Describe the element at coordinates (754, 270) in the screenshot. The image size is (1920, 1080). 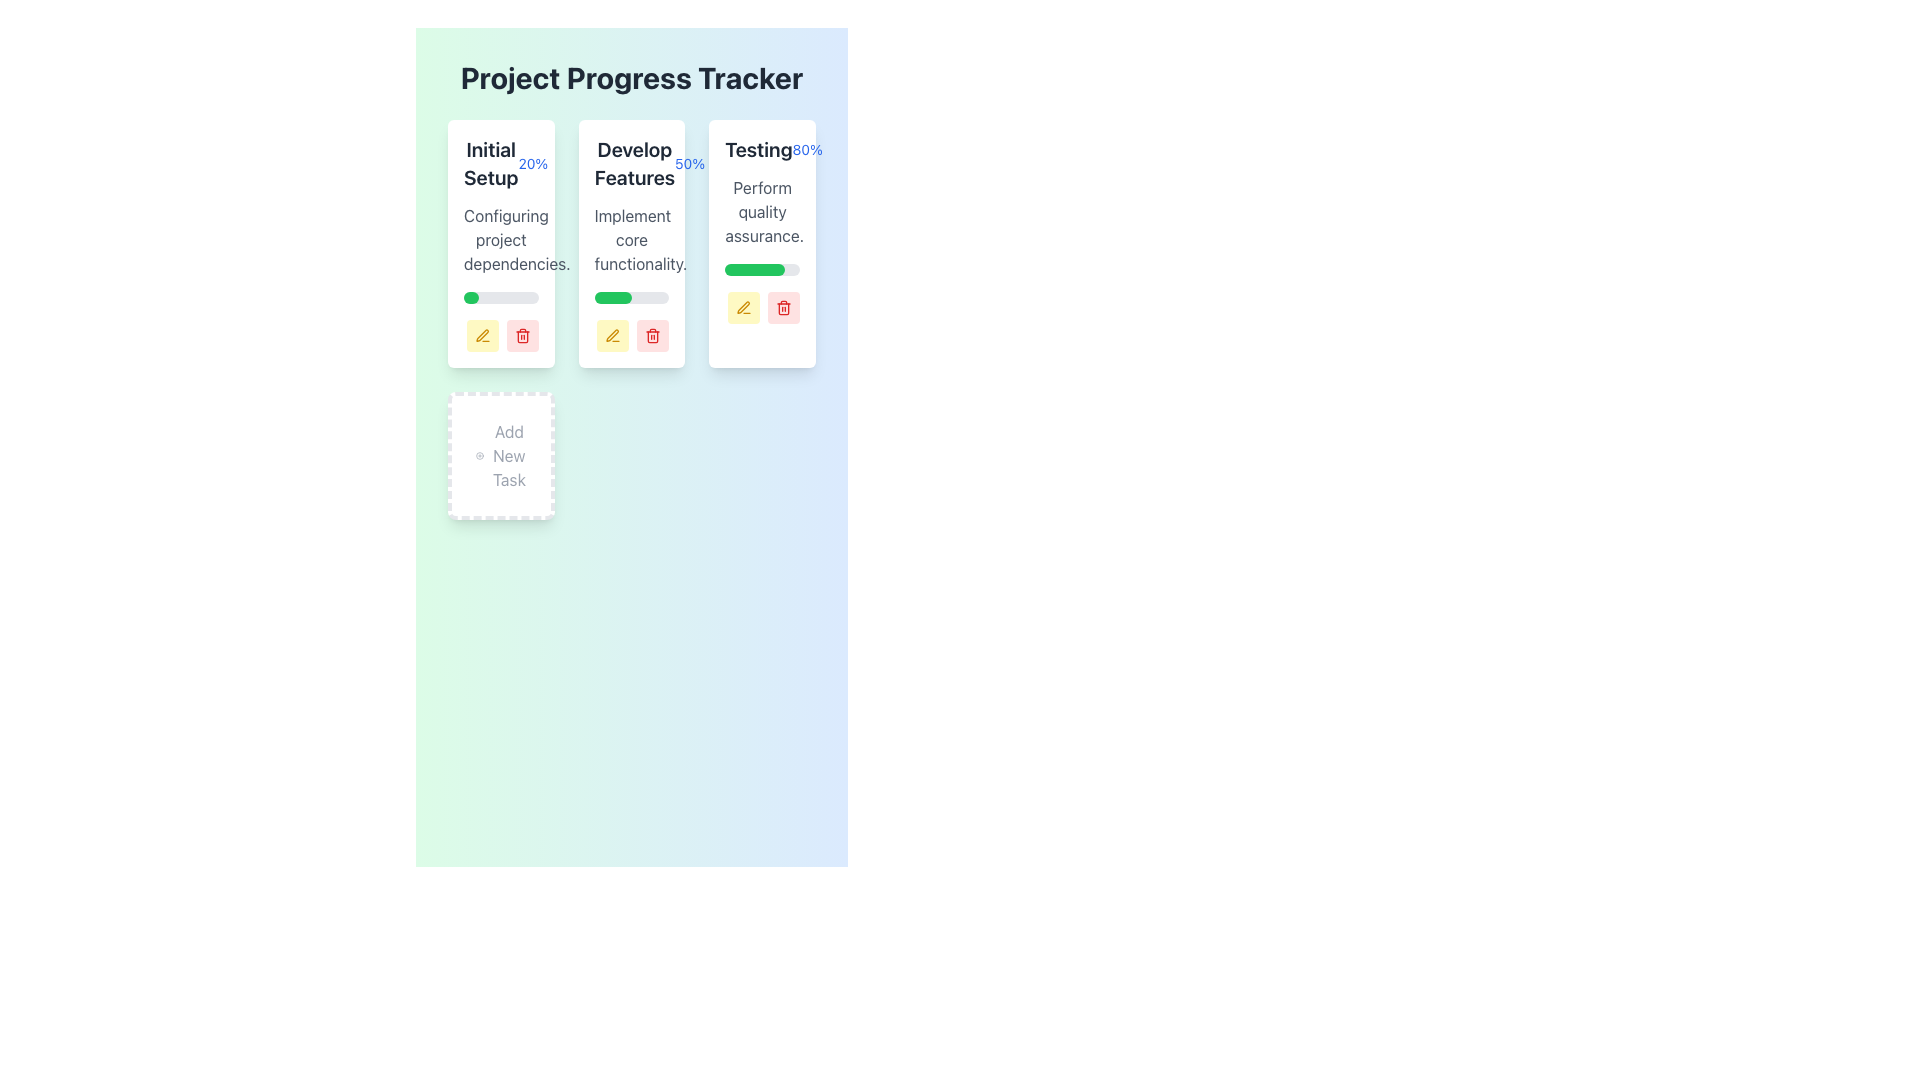
I see `the graphical representation of progress in the progress bar (filler segment) of the 'Testing' task, indicating its completion level` at that location.